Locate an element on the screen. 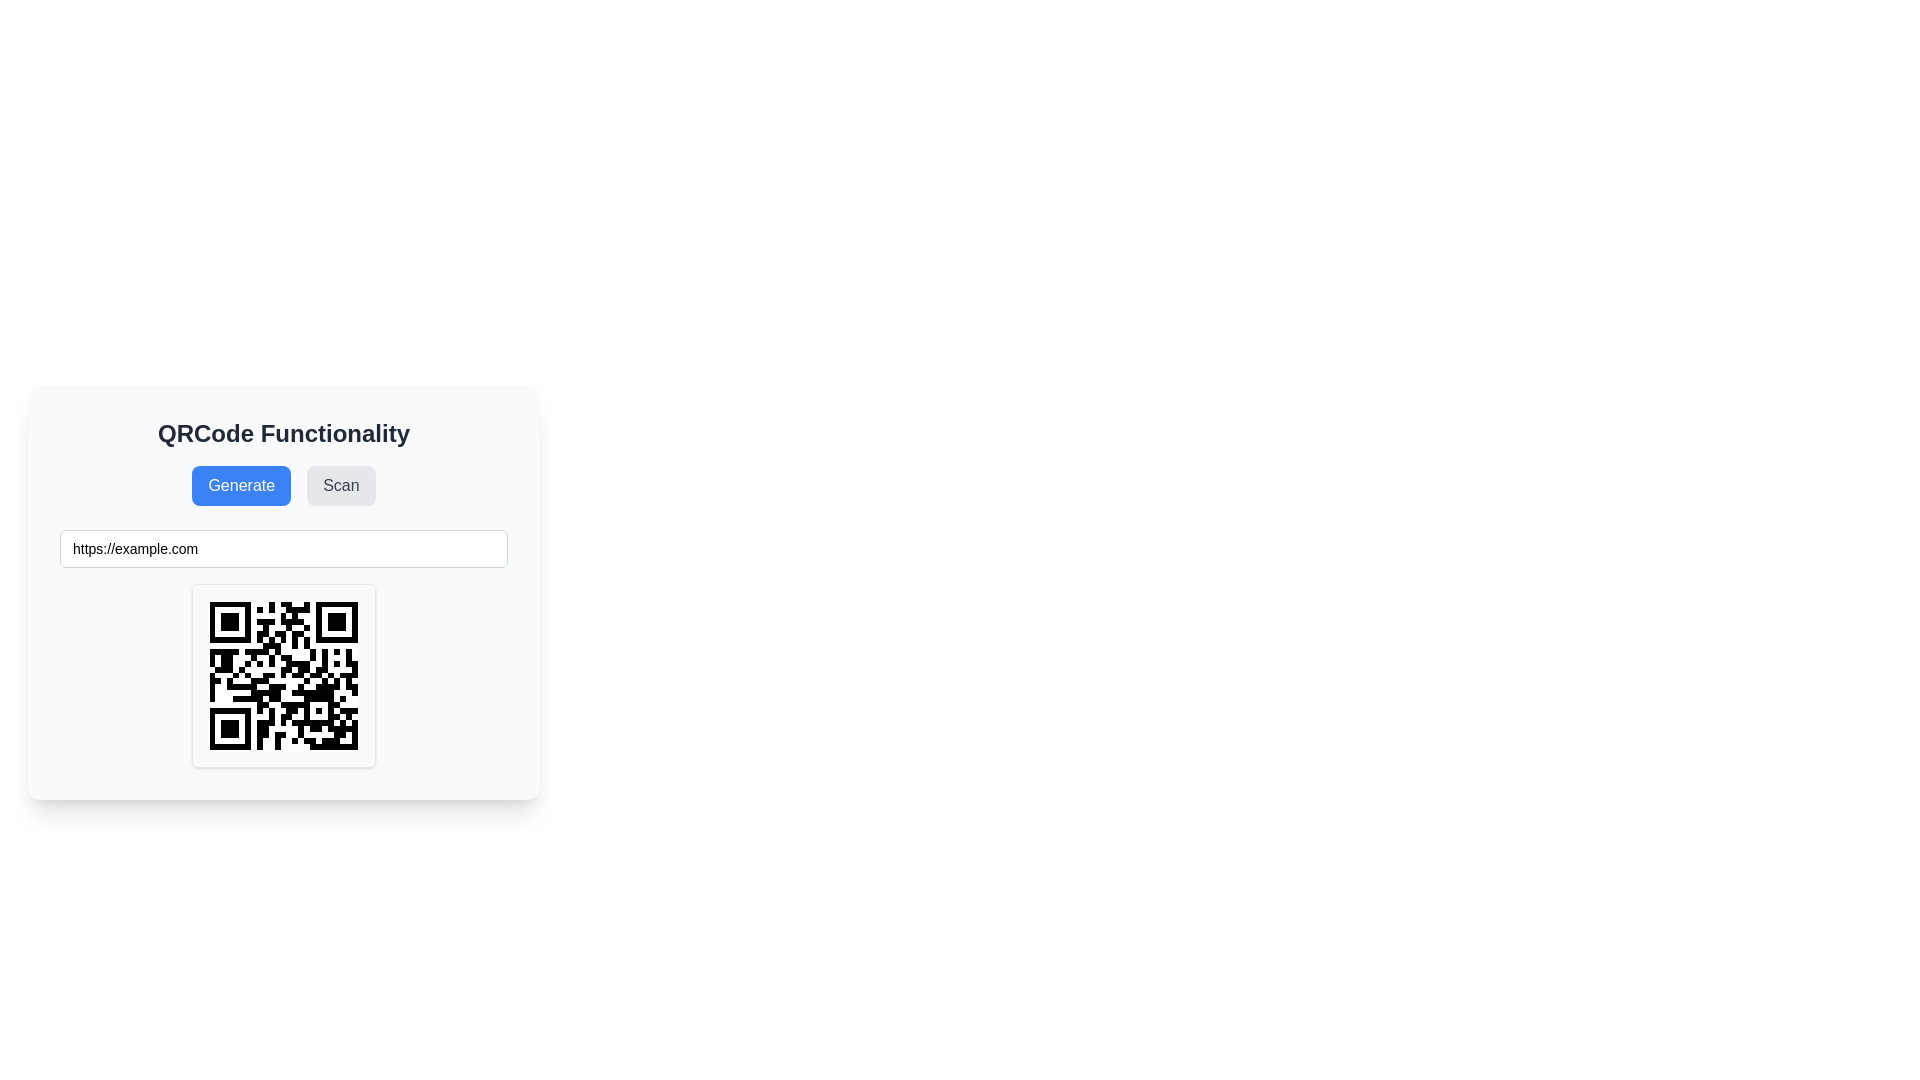  the button that initiates the scanning action for the 'QRCode Functionality', located on the right side of the button group adjacent to the 'Generate' button is located at coordinates (341, 486).